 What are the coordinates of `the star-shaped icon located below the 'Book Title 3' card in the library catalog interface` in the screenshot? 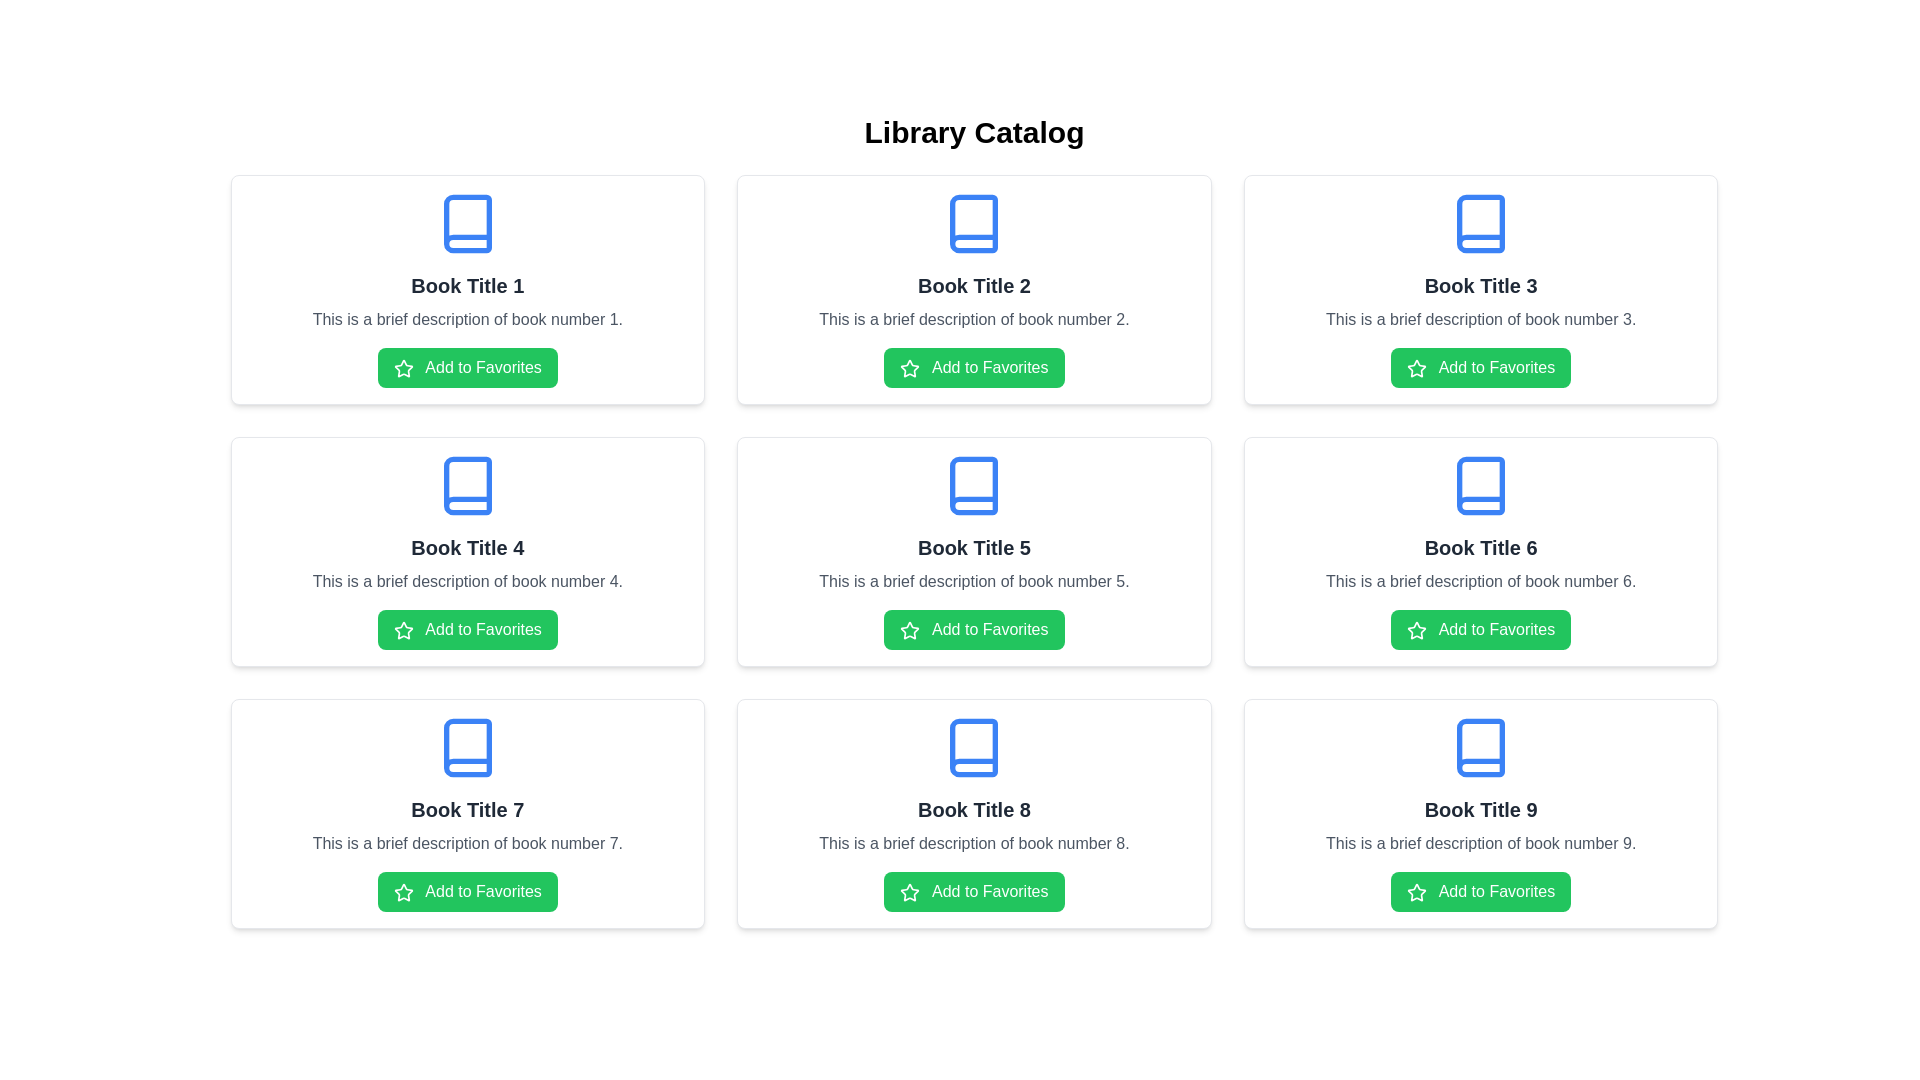 It's located at (1416, 368).